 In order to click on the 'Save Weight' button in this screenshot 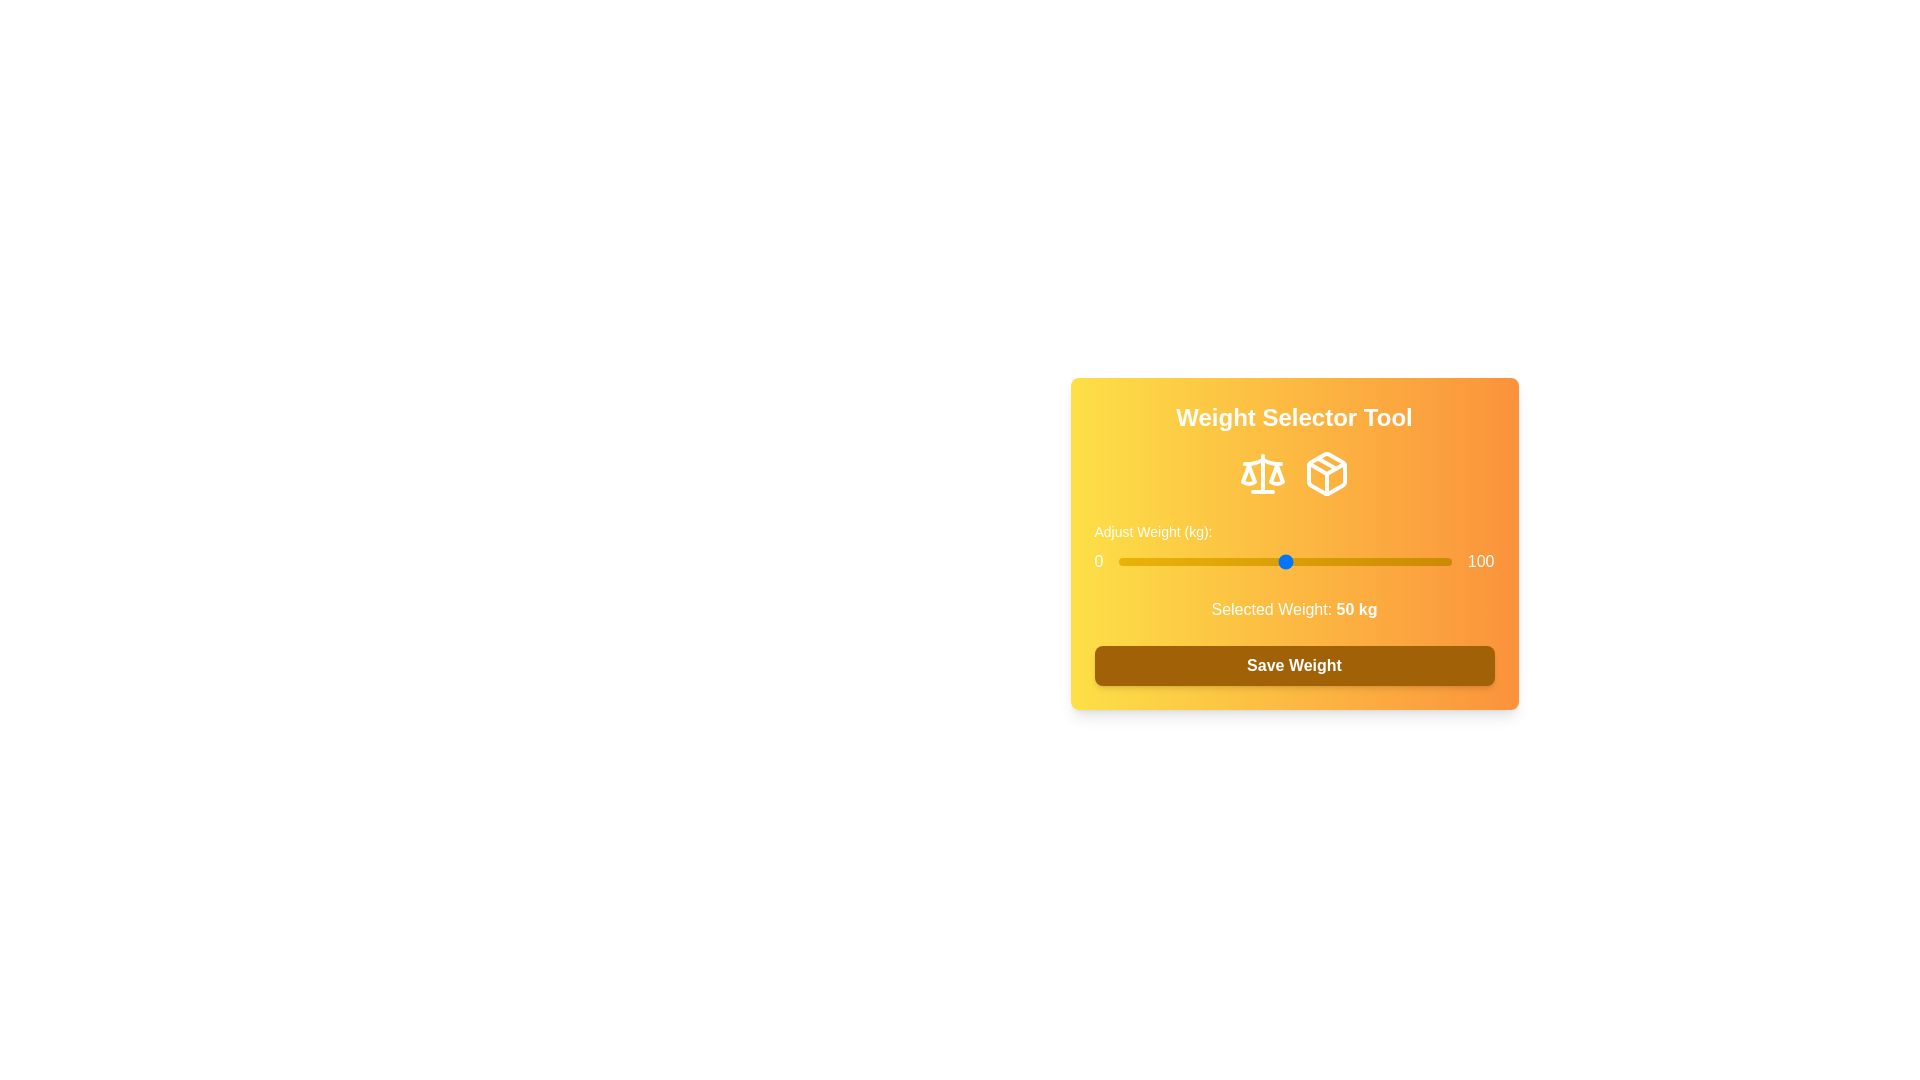, I will do `click(1294, 666)`.